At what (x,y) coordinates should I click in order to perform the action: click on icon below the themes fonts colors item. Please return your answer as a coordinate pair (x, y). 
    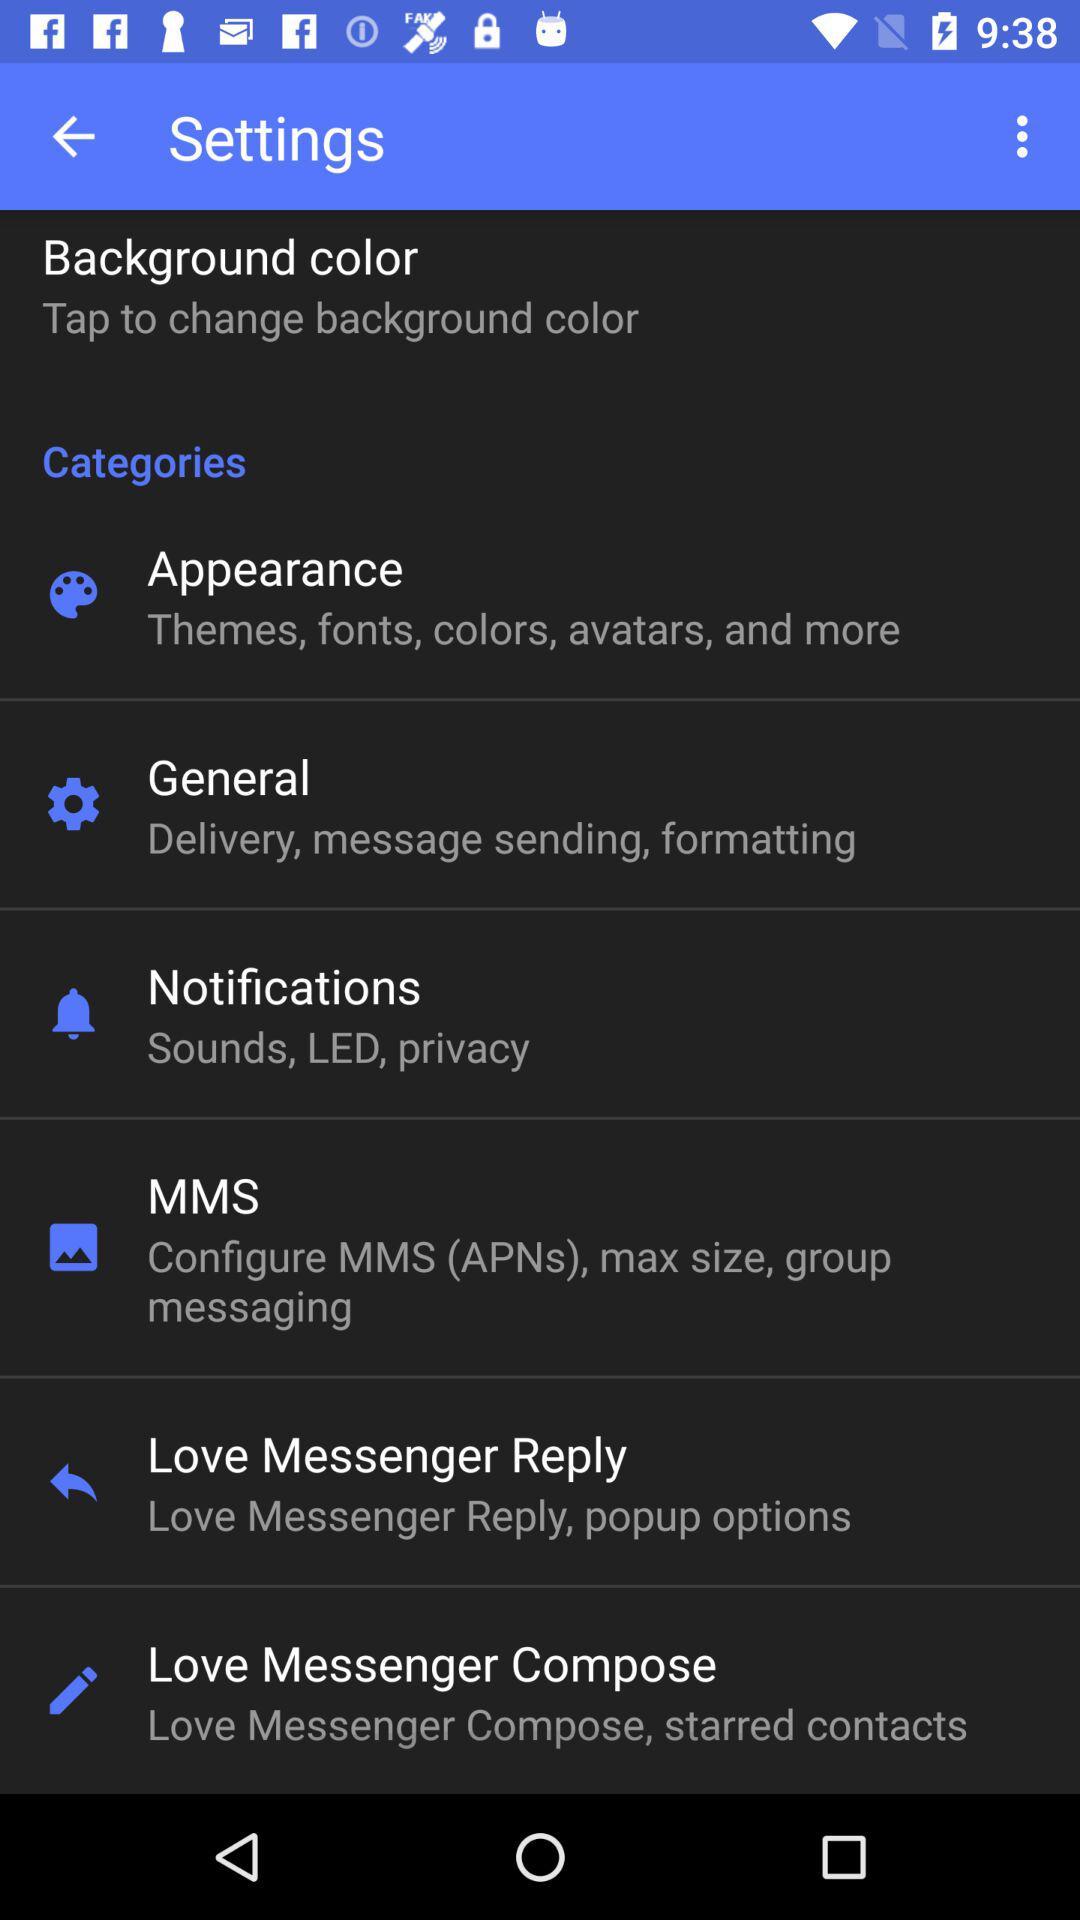
    Looking at the image, I should click on (228, 774).